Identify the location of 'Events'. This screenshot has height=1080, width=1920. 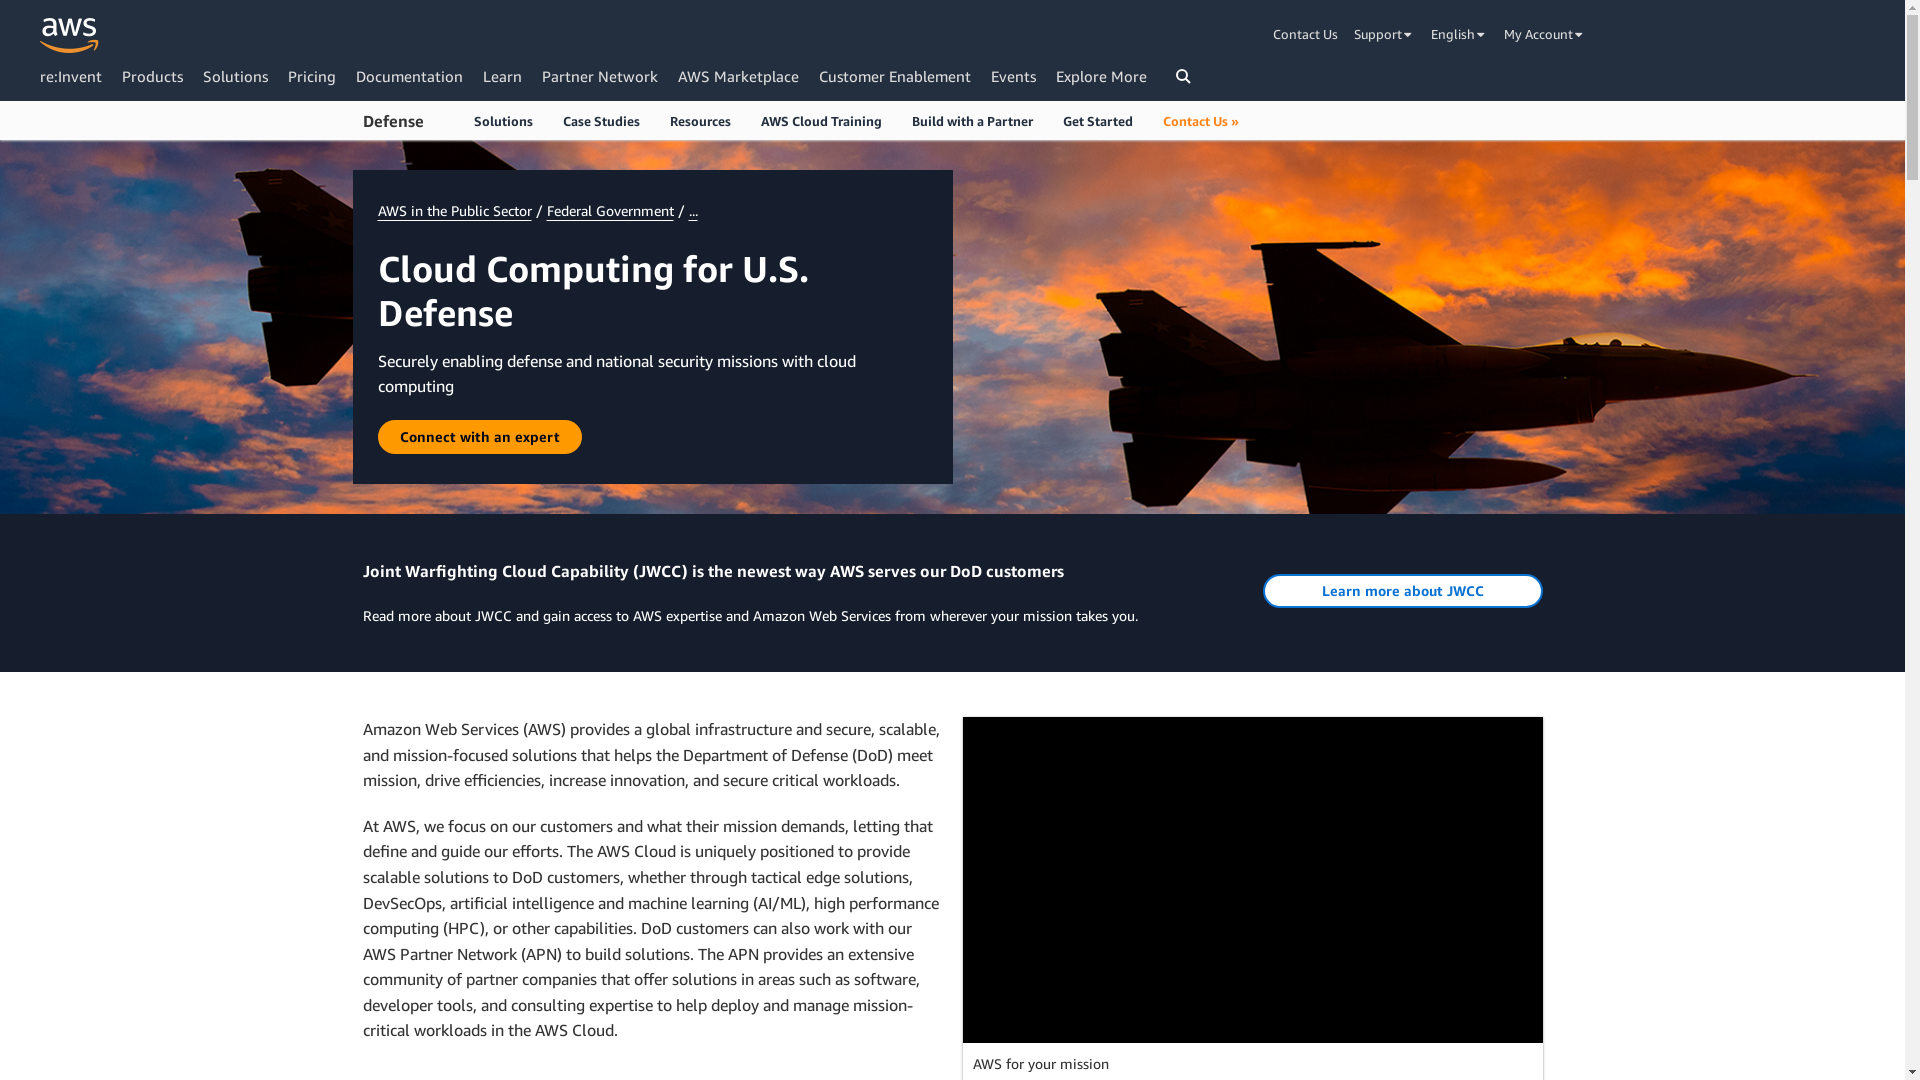
(1013, 75).